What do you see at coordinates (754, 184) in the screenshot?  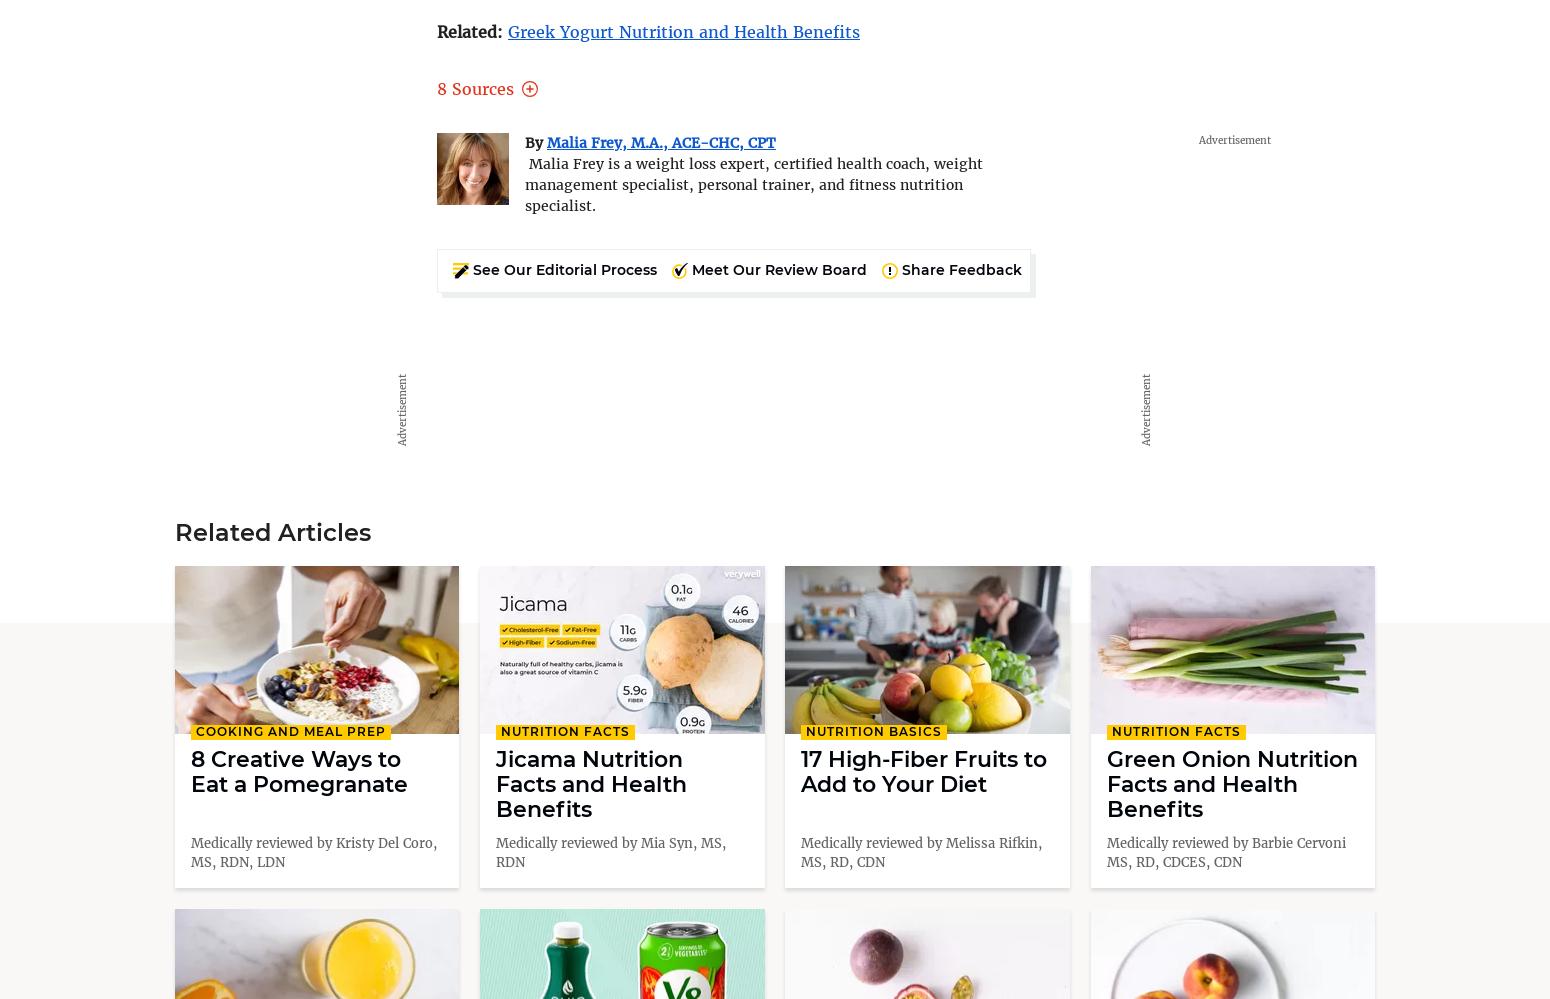 I see `'Malia Frey is a weight loss expert, certified health coach, weight management specialist, personal trainer​, and fitness nutrition specialist.'` at bounding box center [754, 184].